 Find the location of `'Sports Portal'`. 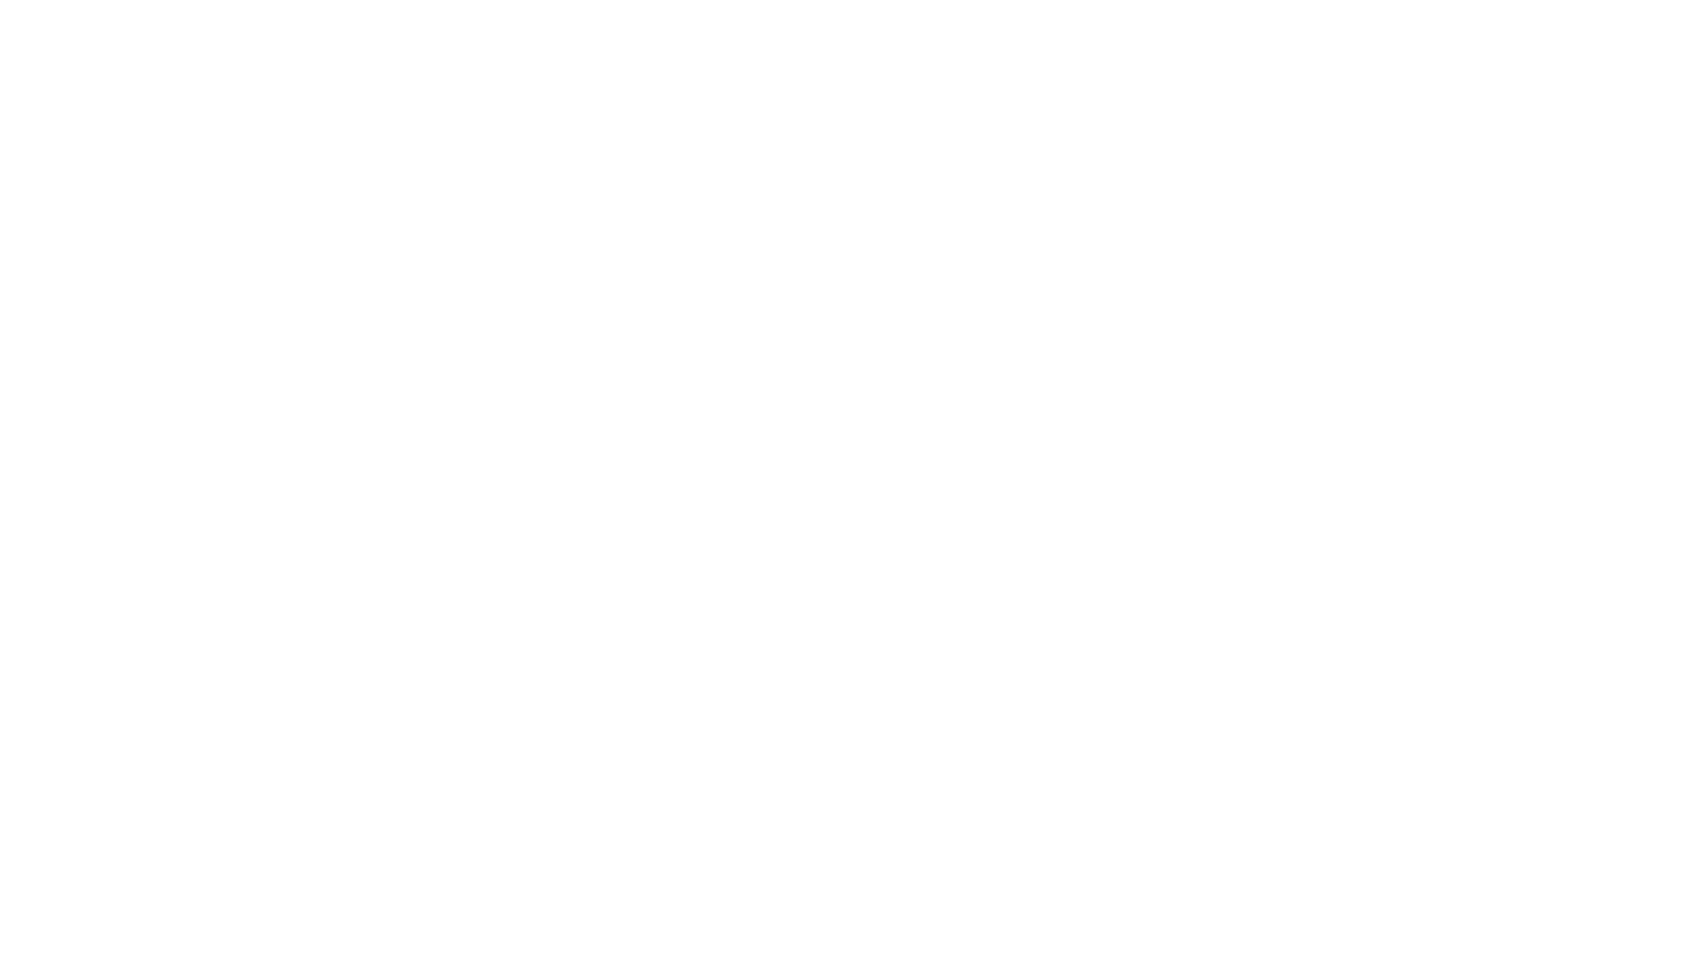

'Sports Portal' is located at coordinates (1391, 649).